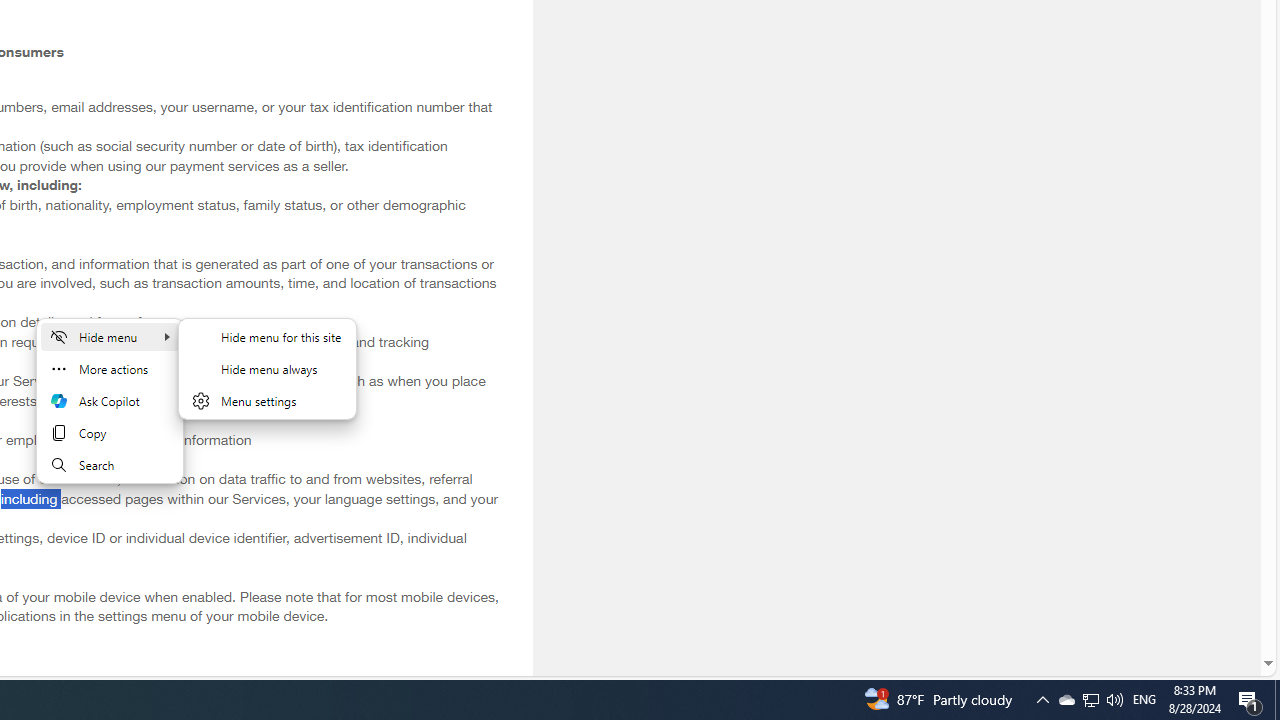 The image size is (1280, 720). I want to click on 'Mini menu on text selection', so click(109, 401).